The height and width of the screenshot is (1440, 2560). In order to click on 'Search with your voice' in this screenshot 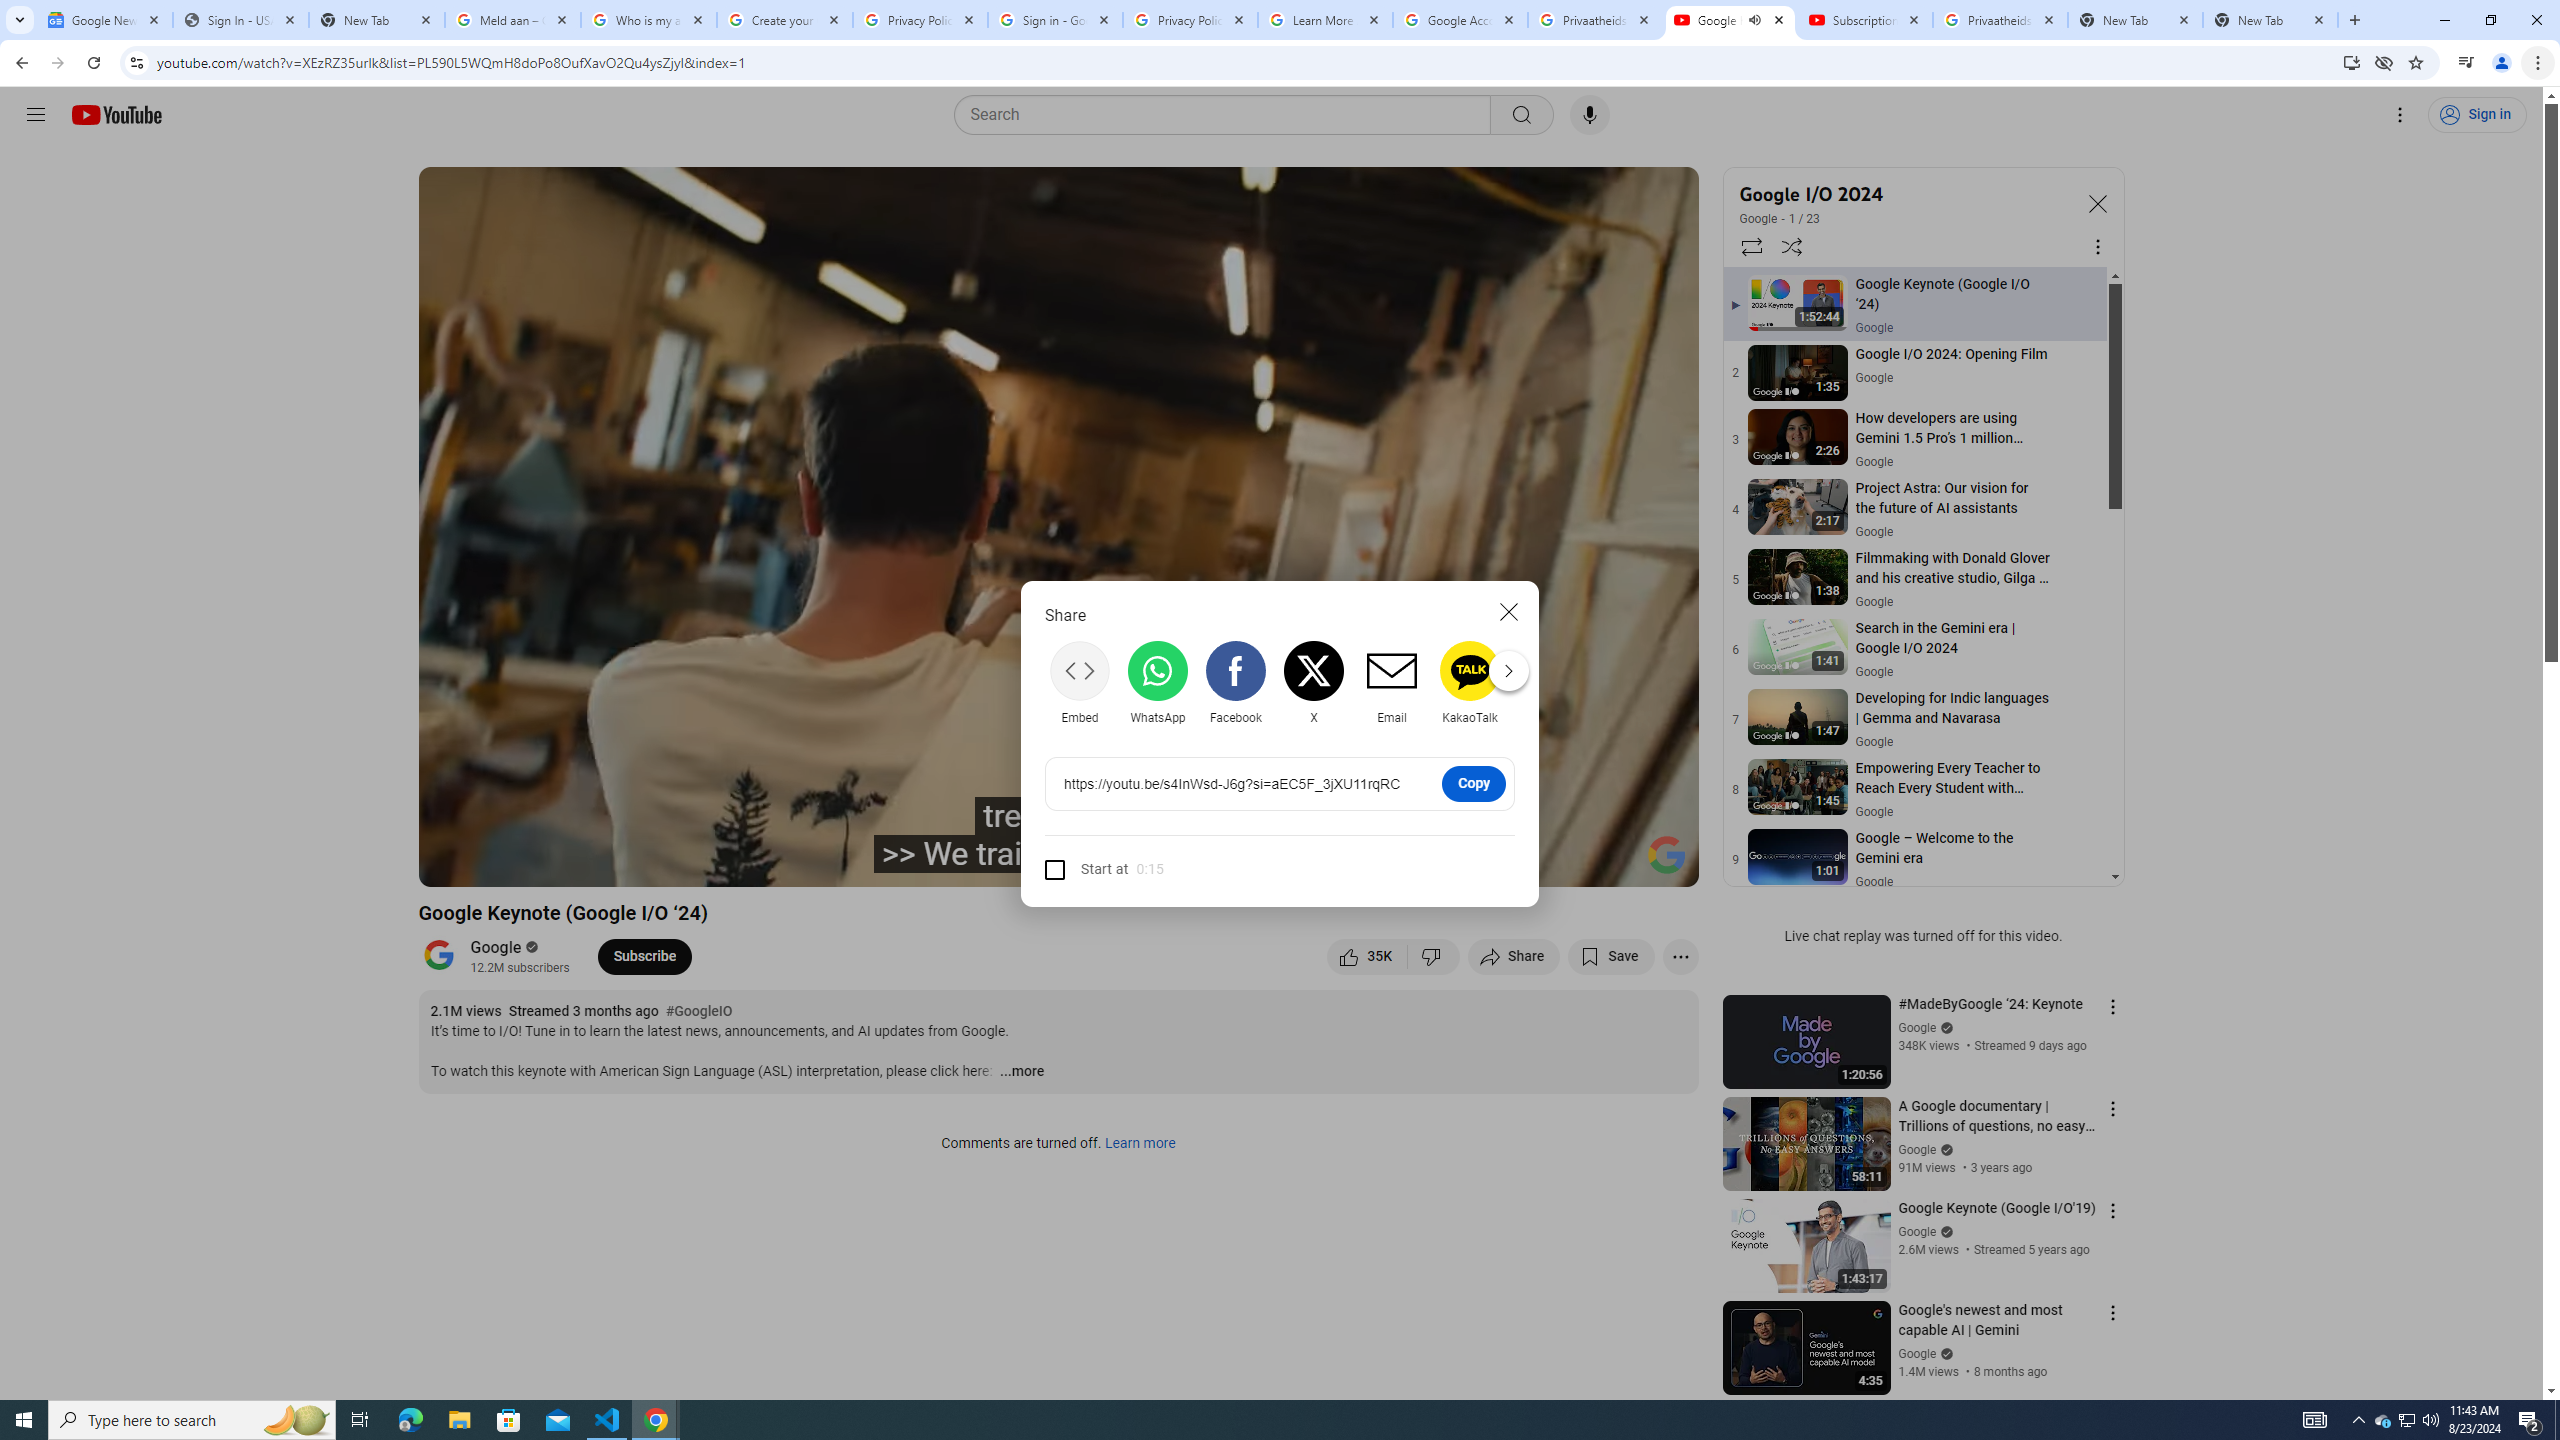, I will do `click(1589, 114)`.